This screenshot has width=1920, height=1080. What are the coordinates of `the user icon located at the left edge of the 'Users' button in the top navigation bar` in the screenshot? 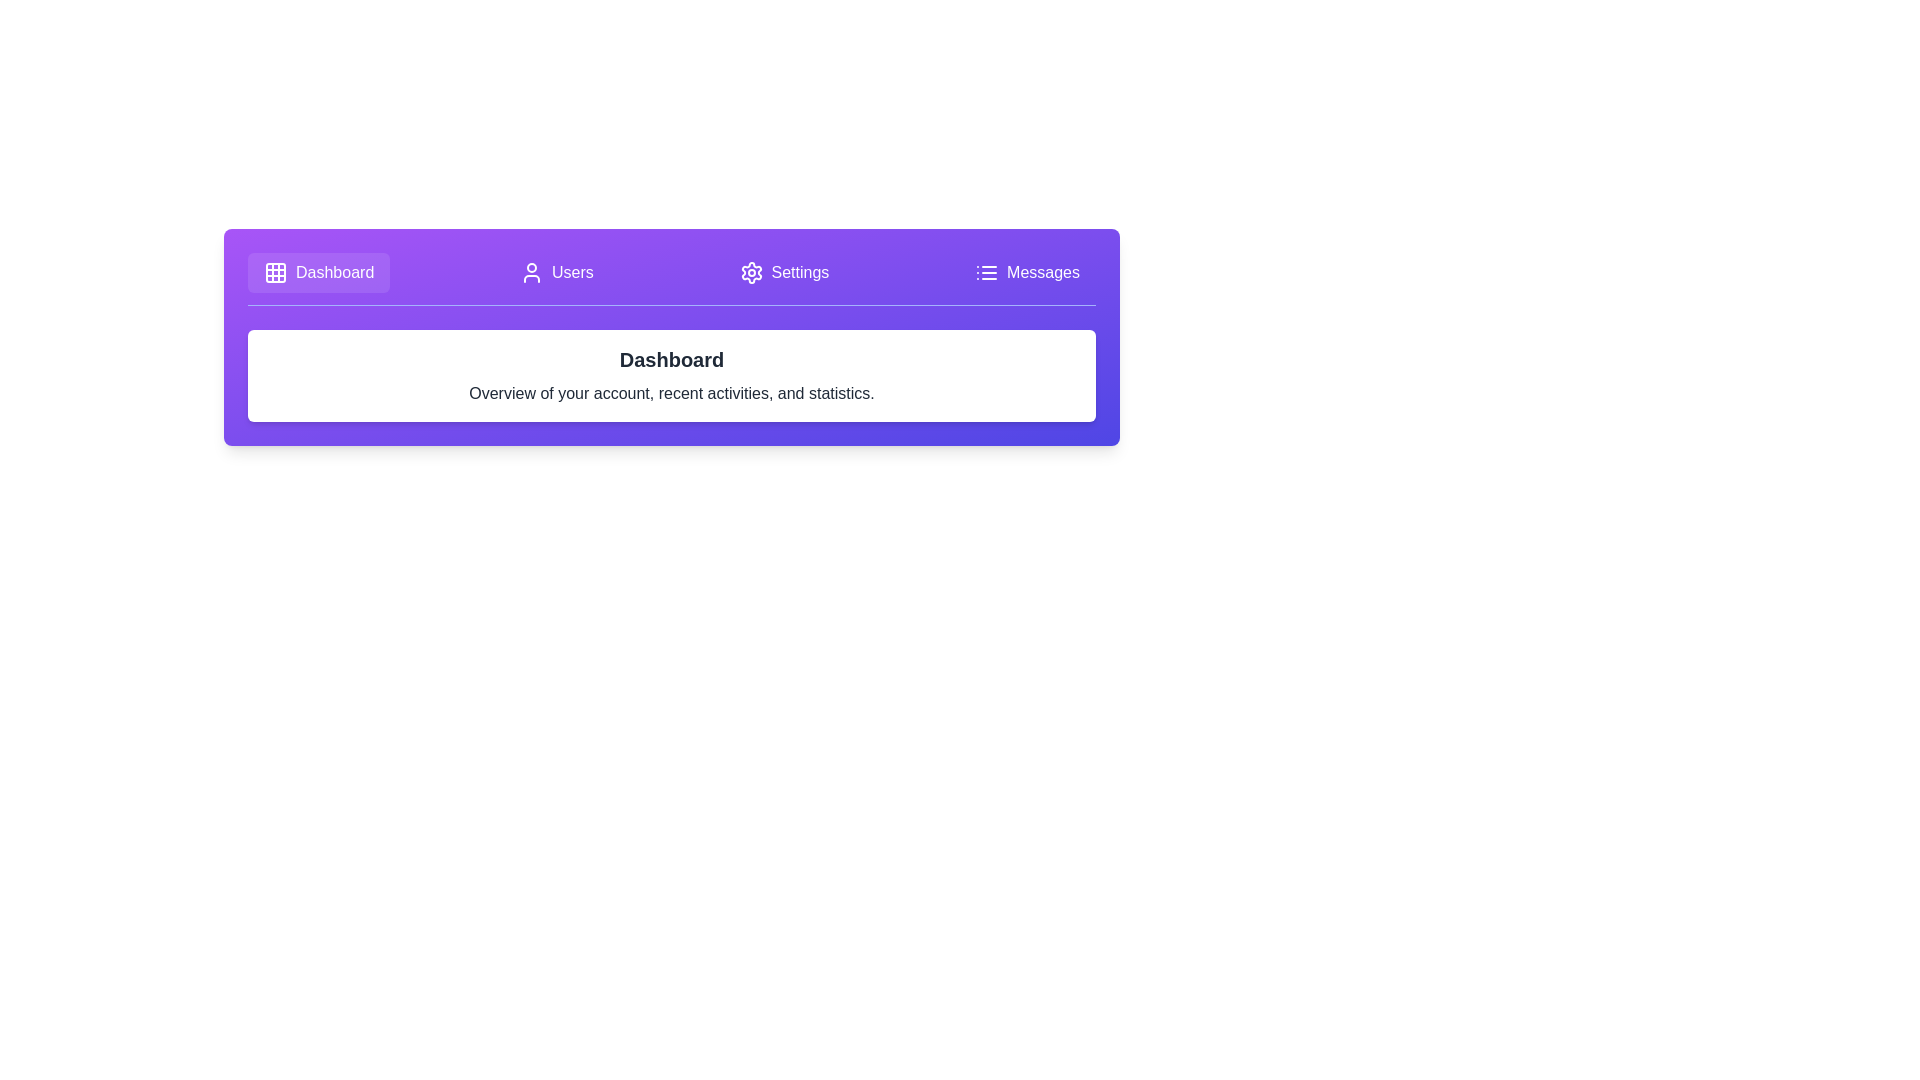 It's located at (532, 273).